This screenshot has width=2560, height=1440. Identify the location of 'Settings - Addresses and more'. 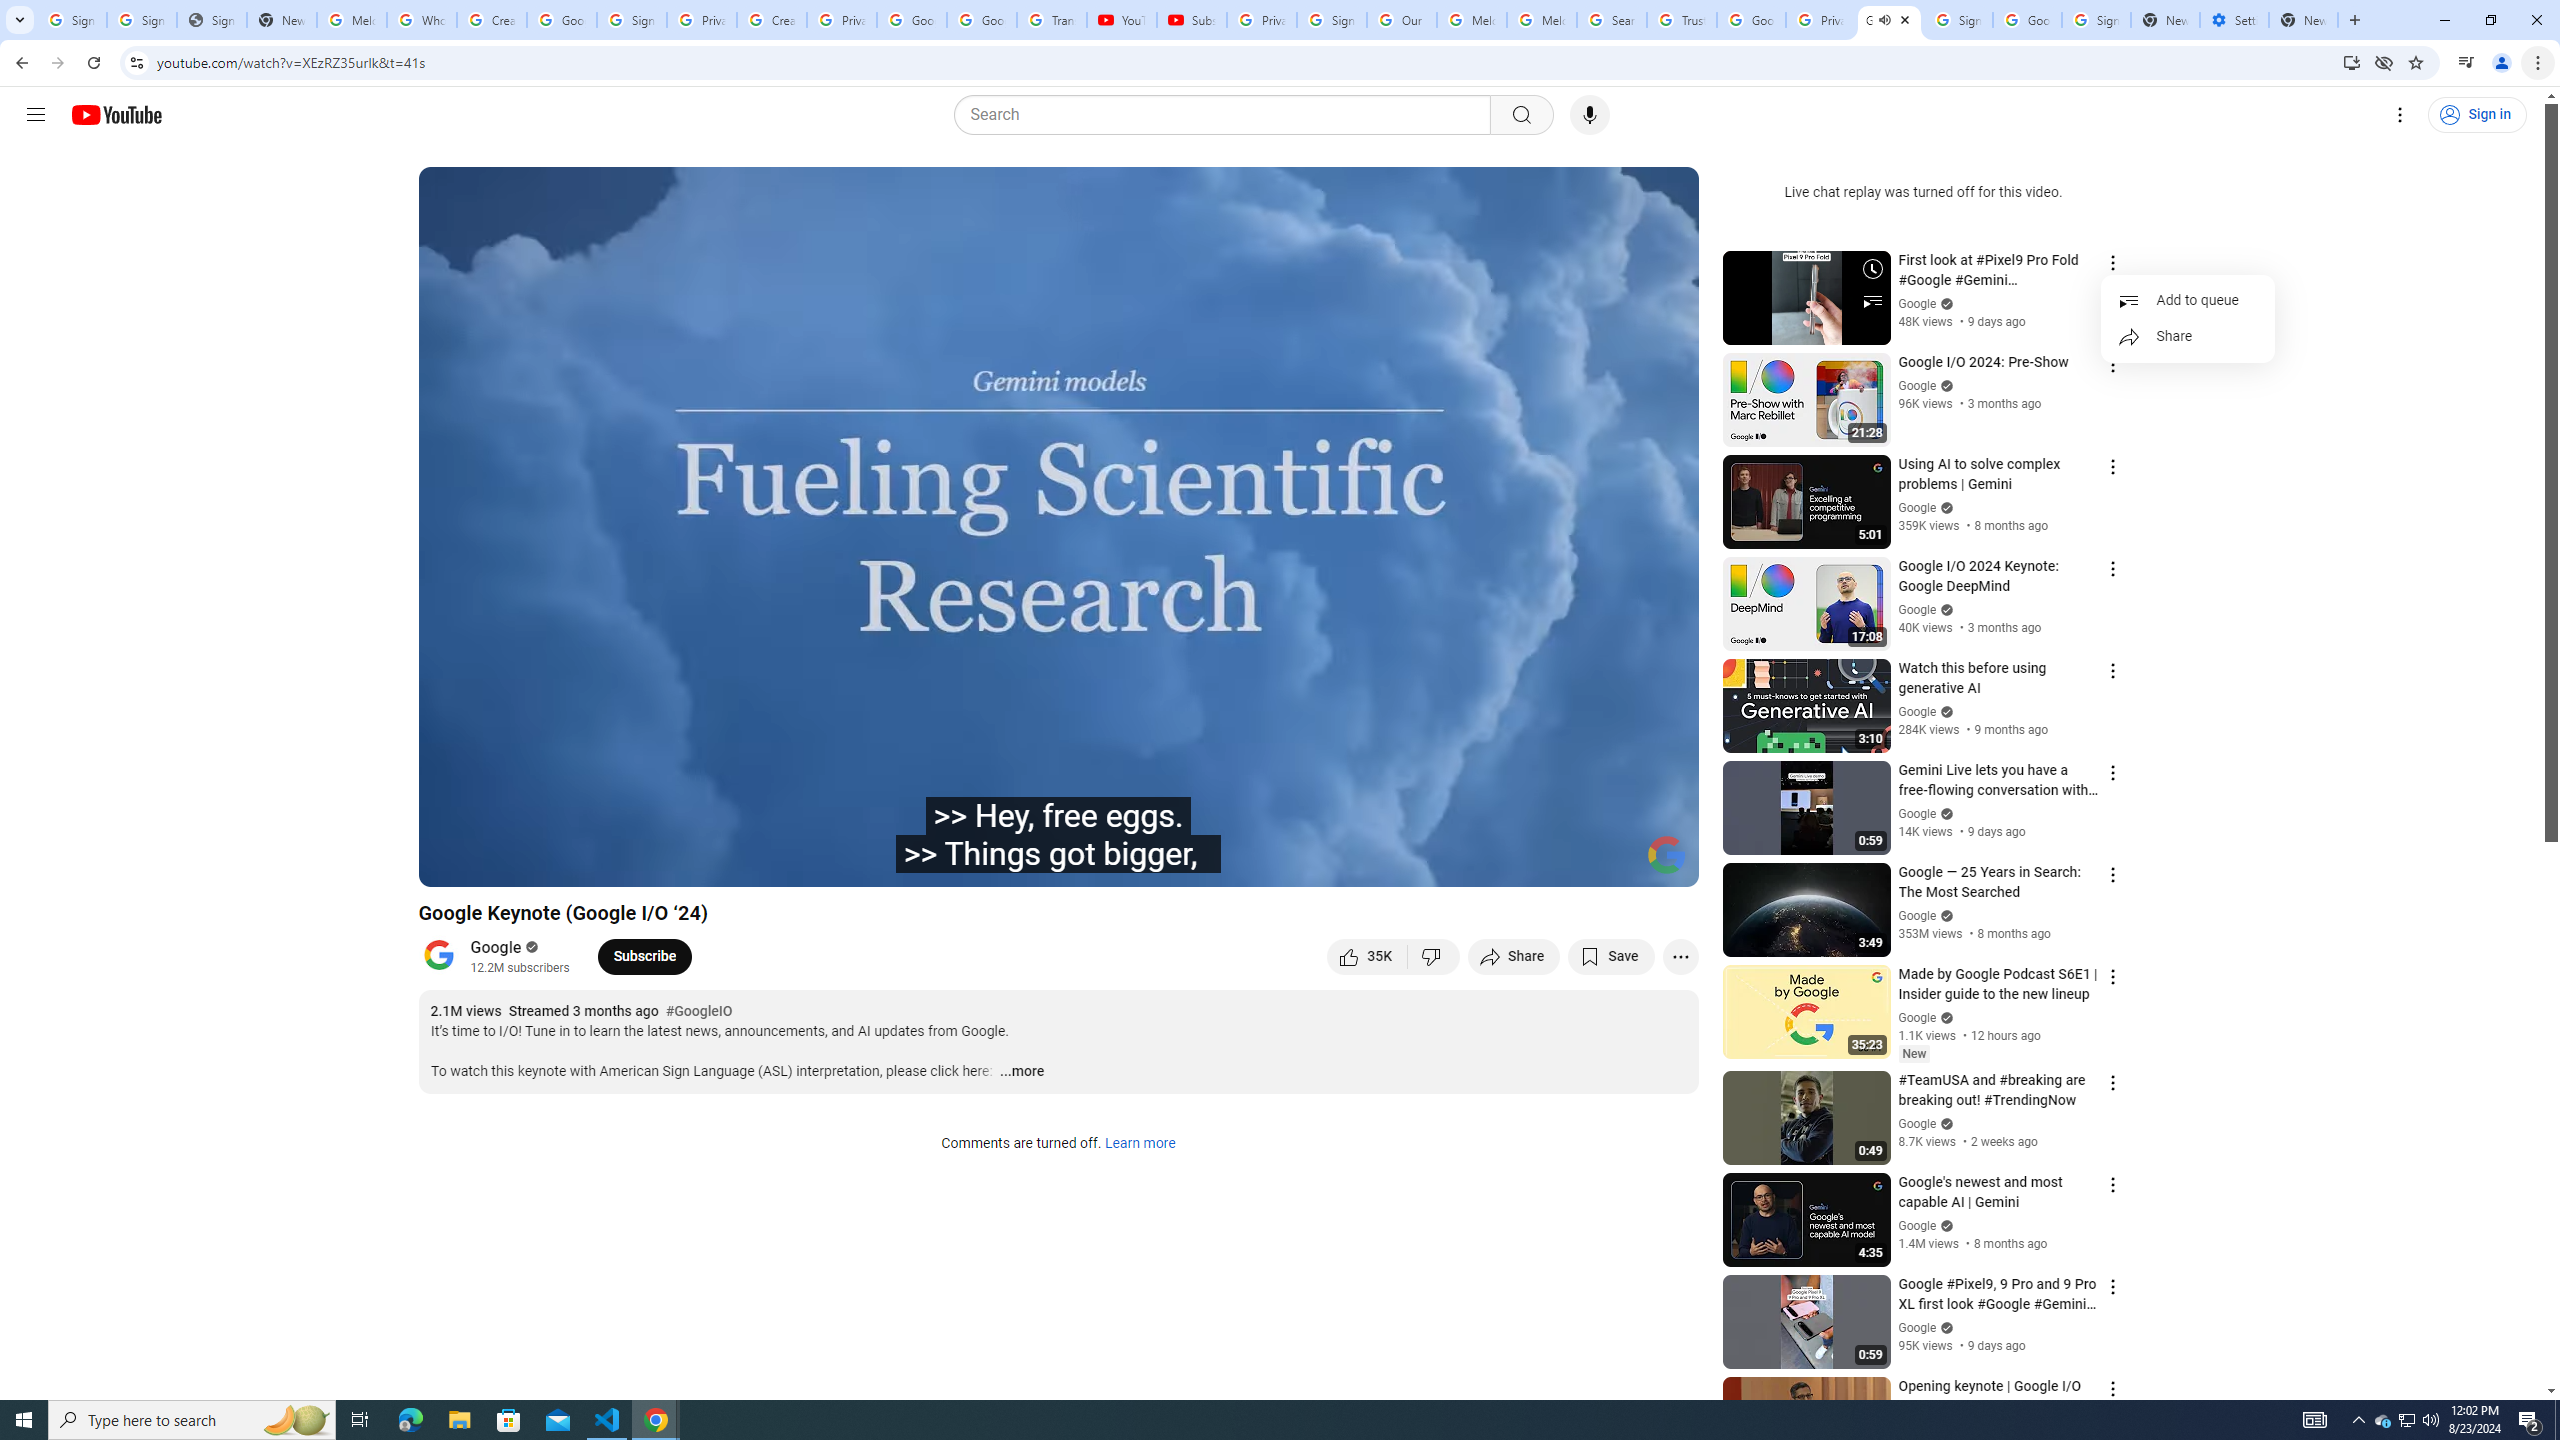
(2233, 19).